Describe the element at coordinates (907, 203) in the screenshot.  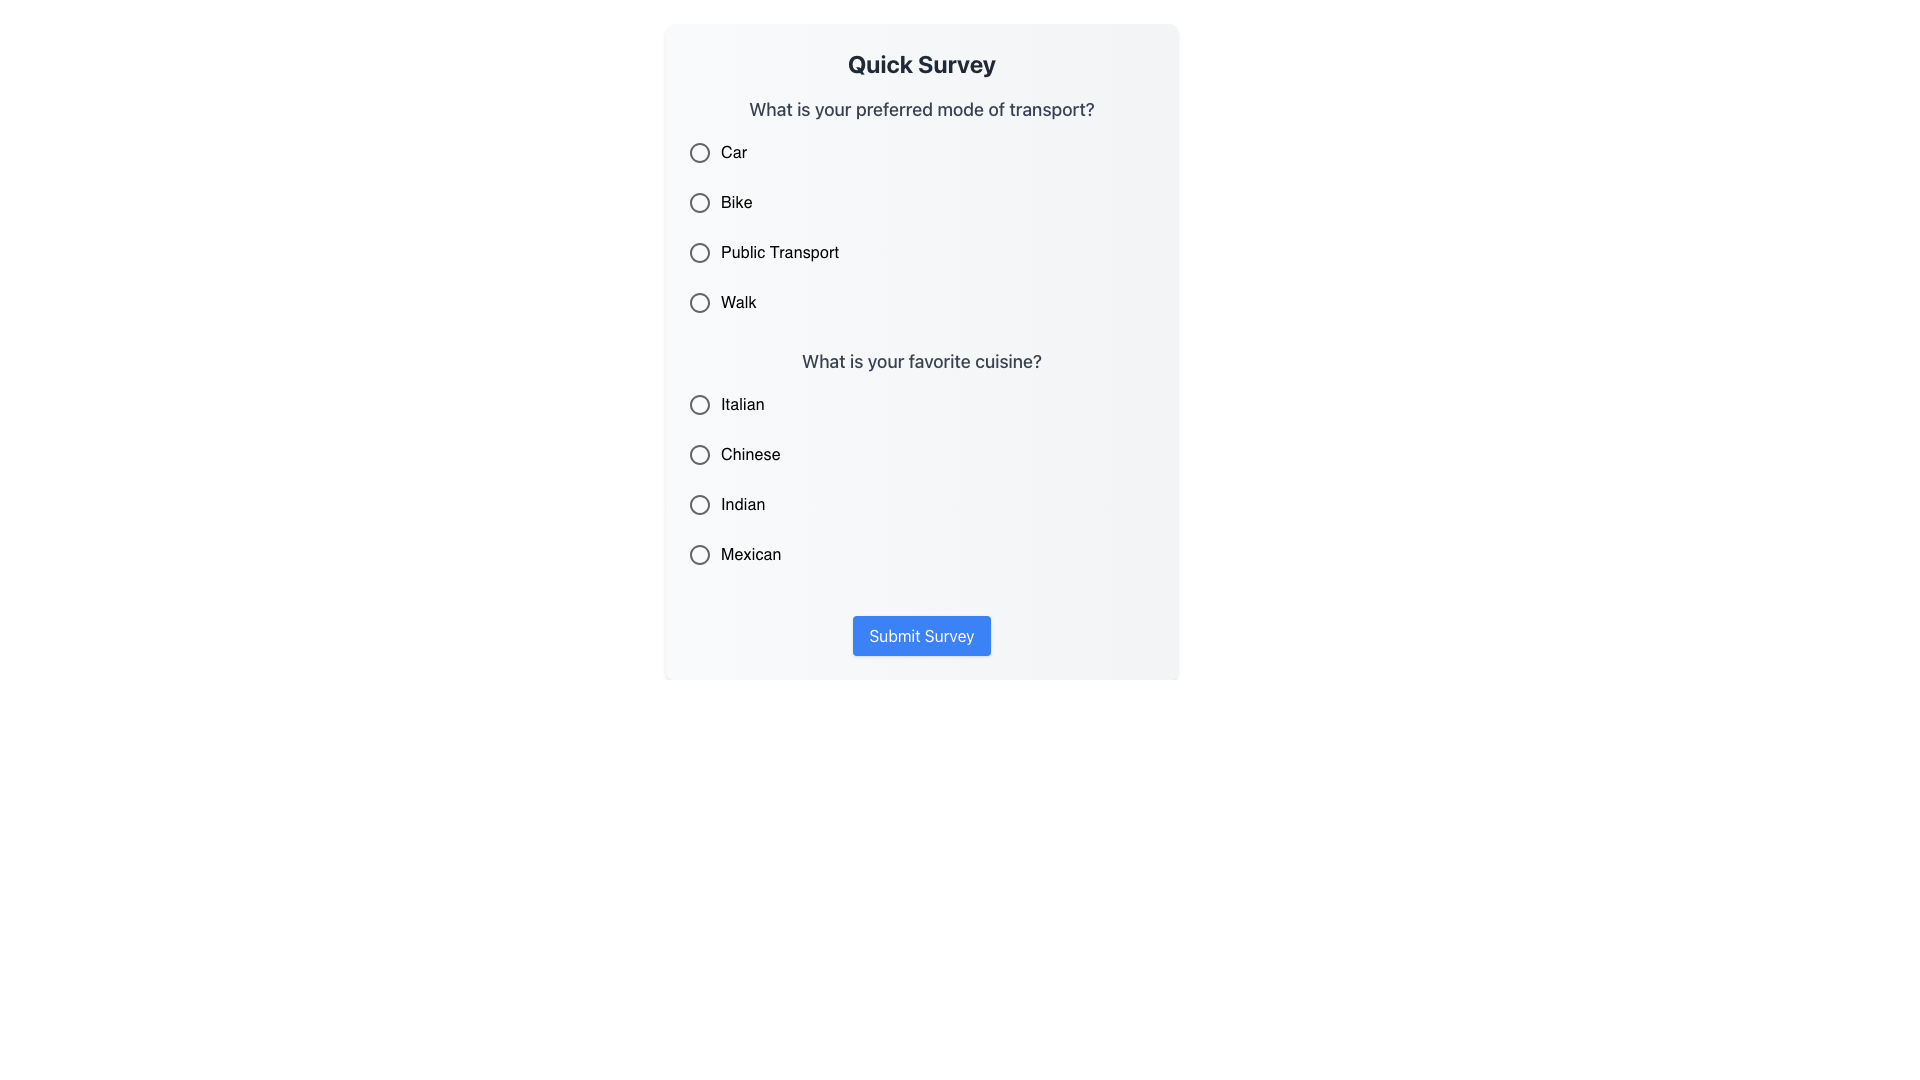
I see `the 'Bike' radio button in the transport preference survey` at that location.